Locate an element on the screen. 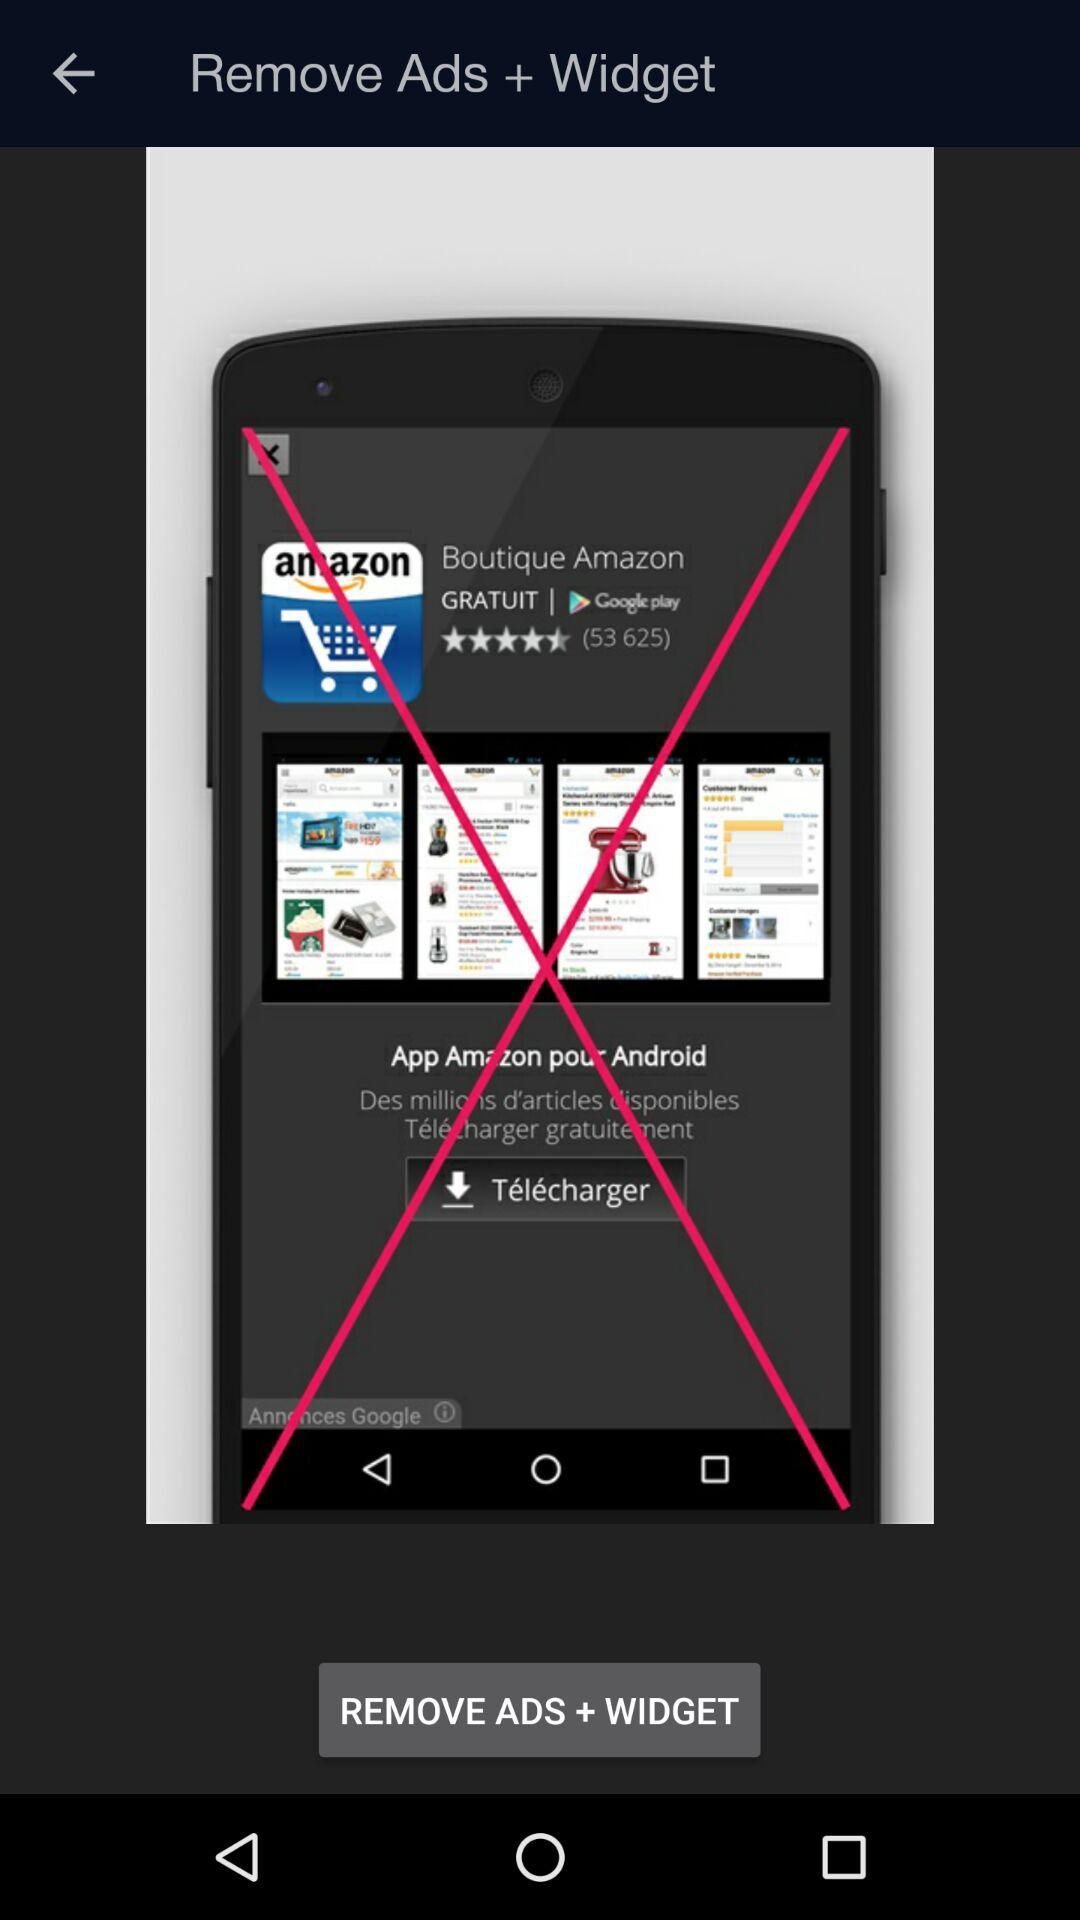  icon at the top left corner is located at coordinates (72, 73).